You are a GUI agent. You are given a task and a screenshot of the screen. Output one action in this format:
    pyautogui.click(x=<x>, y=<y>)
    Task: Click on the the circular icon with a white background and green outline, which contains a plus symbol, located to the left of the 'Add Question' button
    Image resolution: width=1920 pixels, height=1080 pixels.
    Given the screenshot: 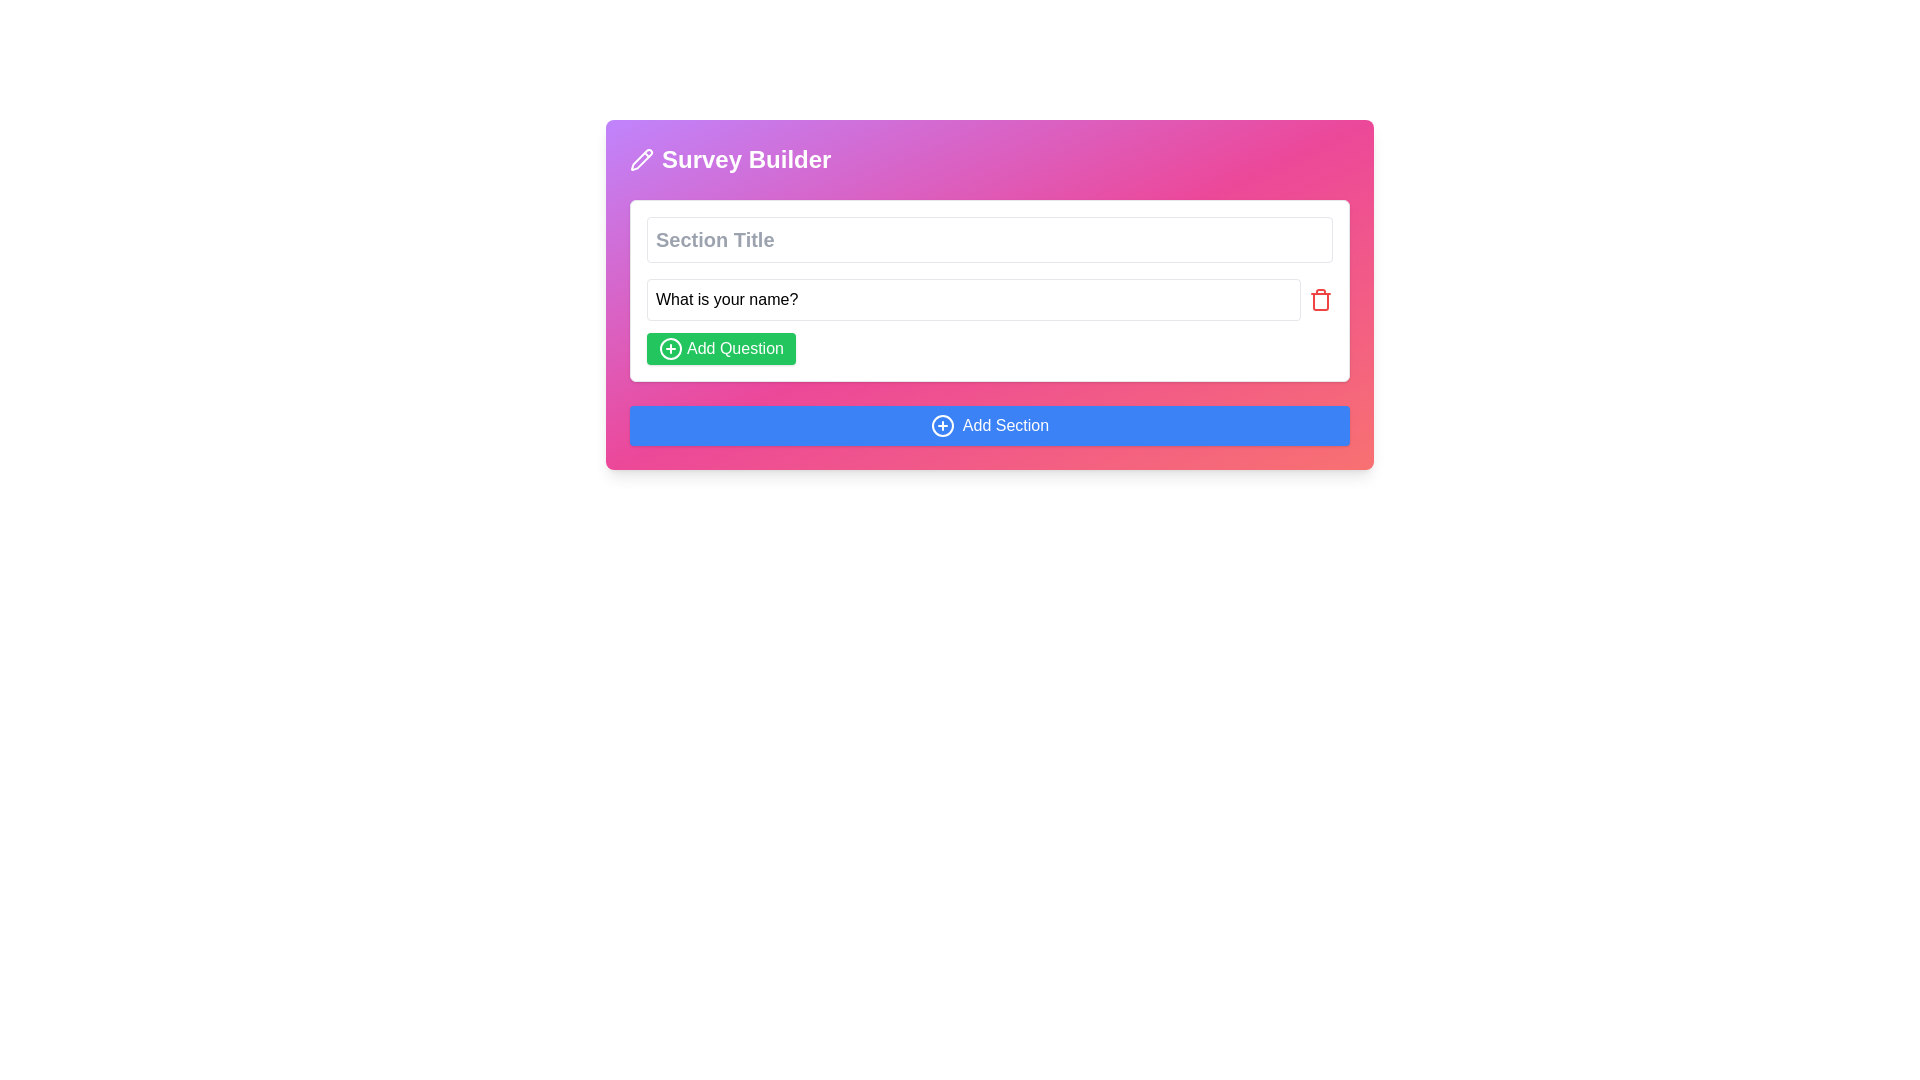 What is the action you would take?
    pyautogui.click(x=671, y=347)
    